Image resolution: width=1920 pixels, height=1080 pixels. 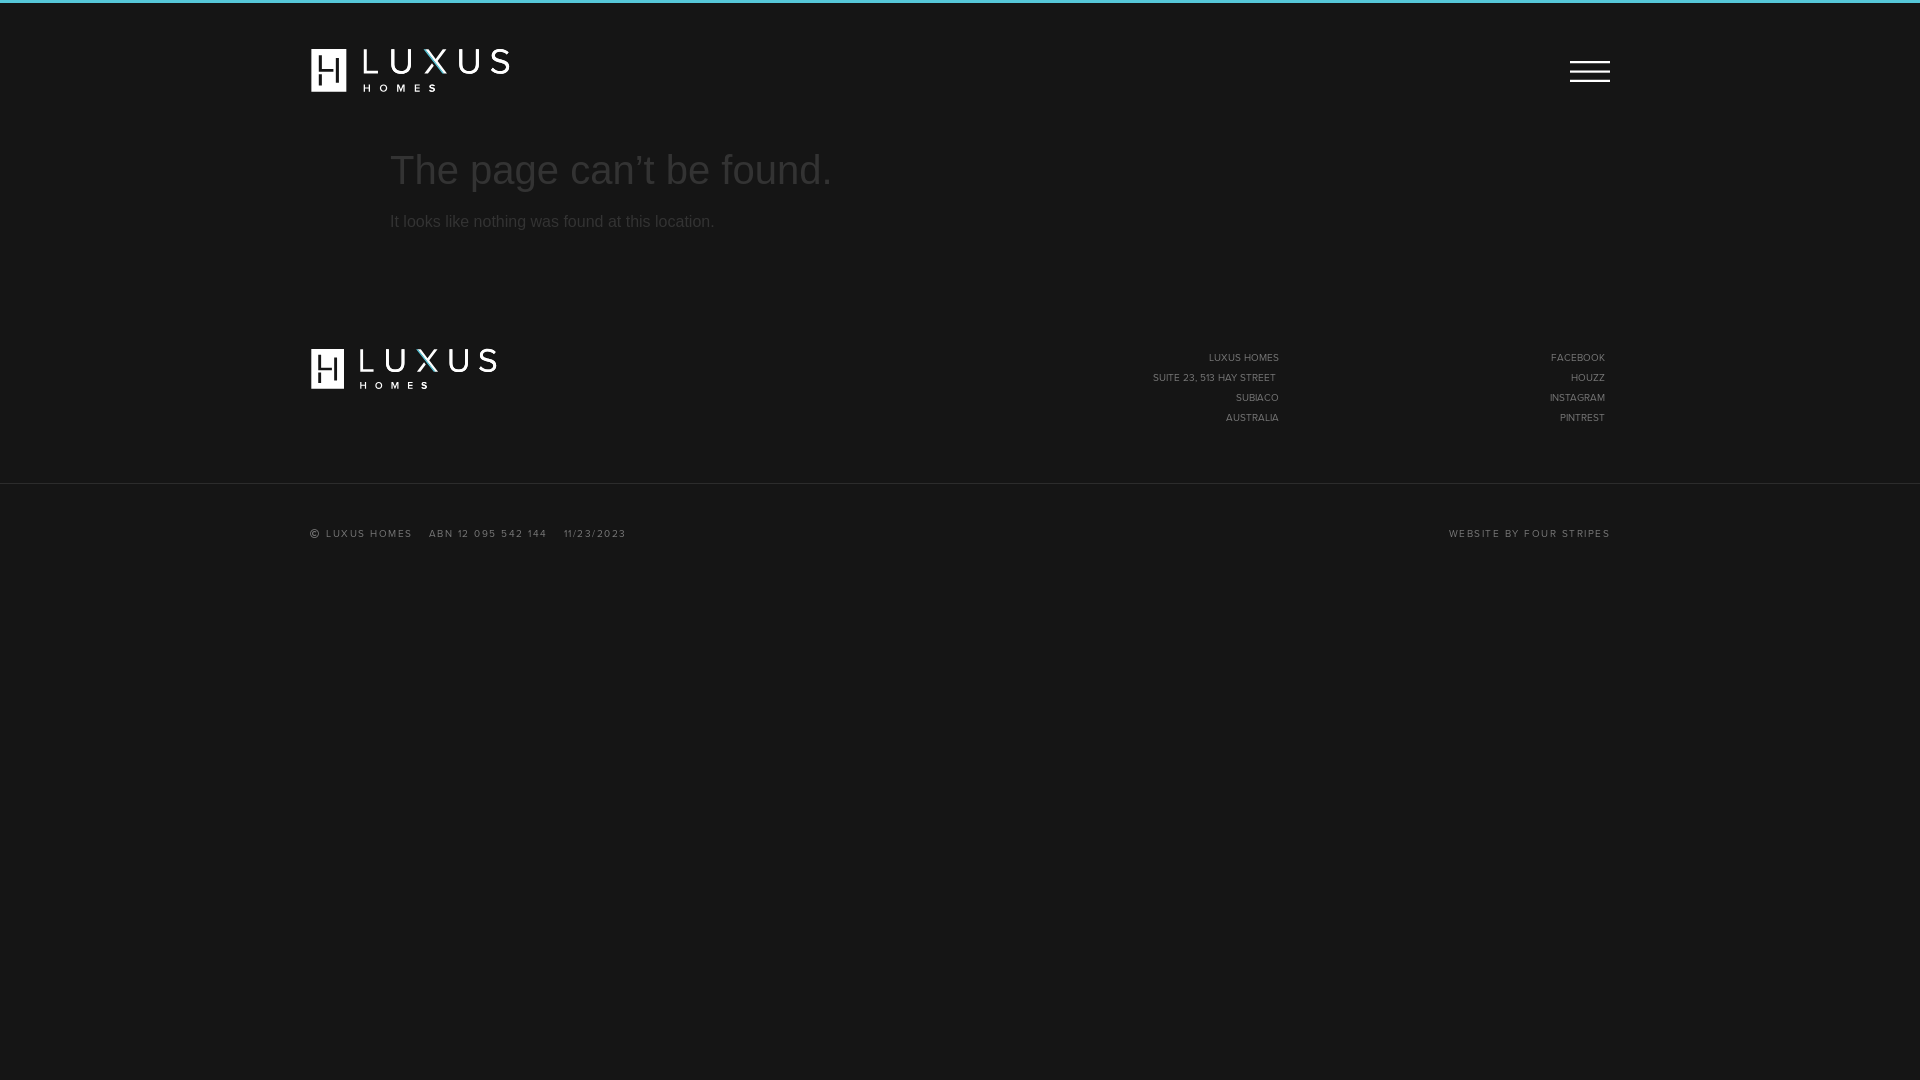 What do you see at coordinates (1581, 416) in the screenshot?
I see `'PINTREST'` at bounding box center [1581, 416].